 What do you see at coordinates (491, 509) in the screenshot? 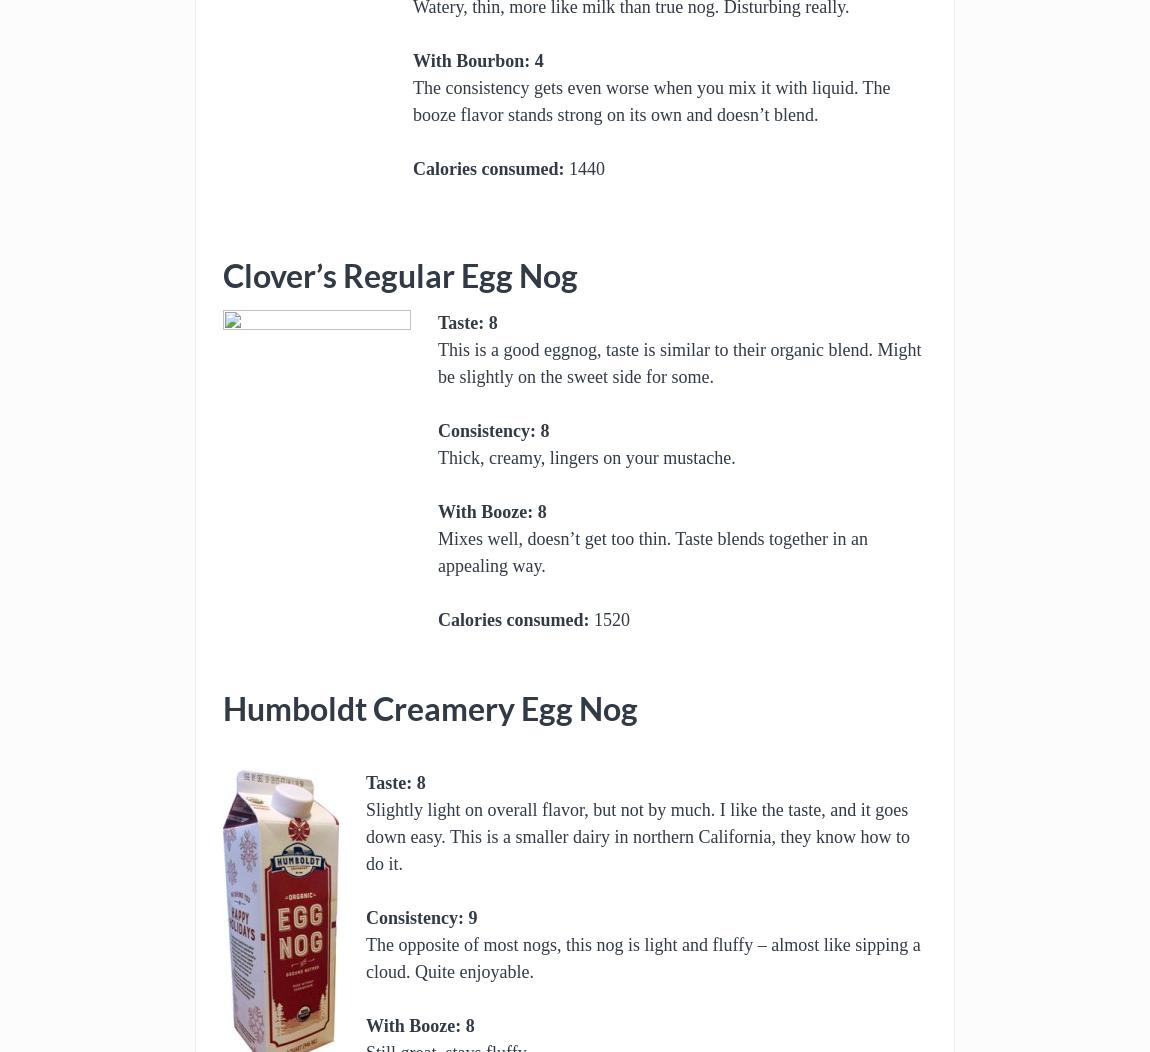
I see `'With Booze: 8'` at bounding box center [491, 509].